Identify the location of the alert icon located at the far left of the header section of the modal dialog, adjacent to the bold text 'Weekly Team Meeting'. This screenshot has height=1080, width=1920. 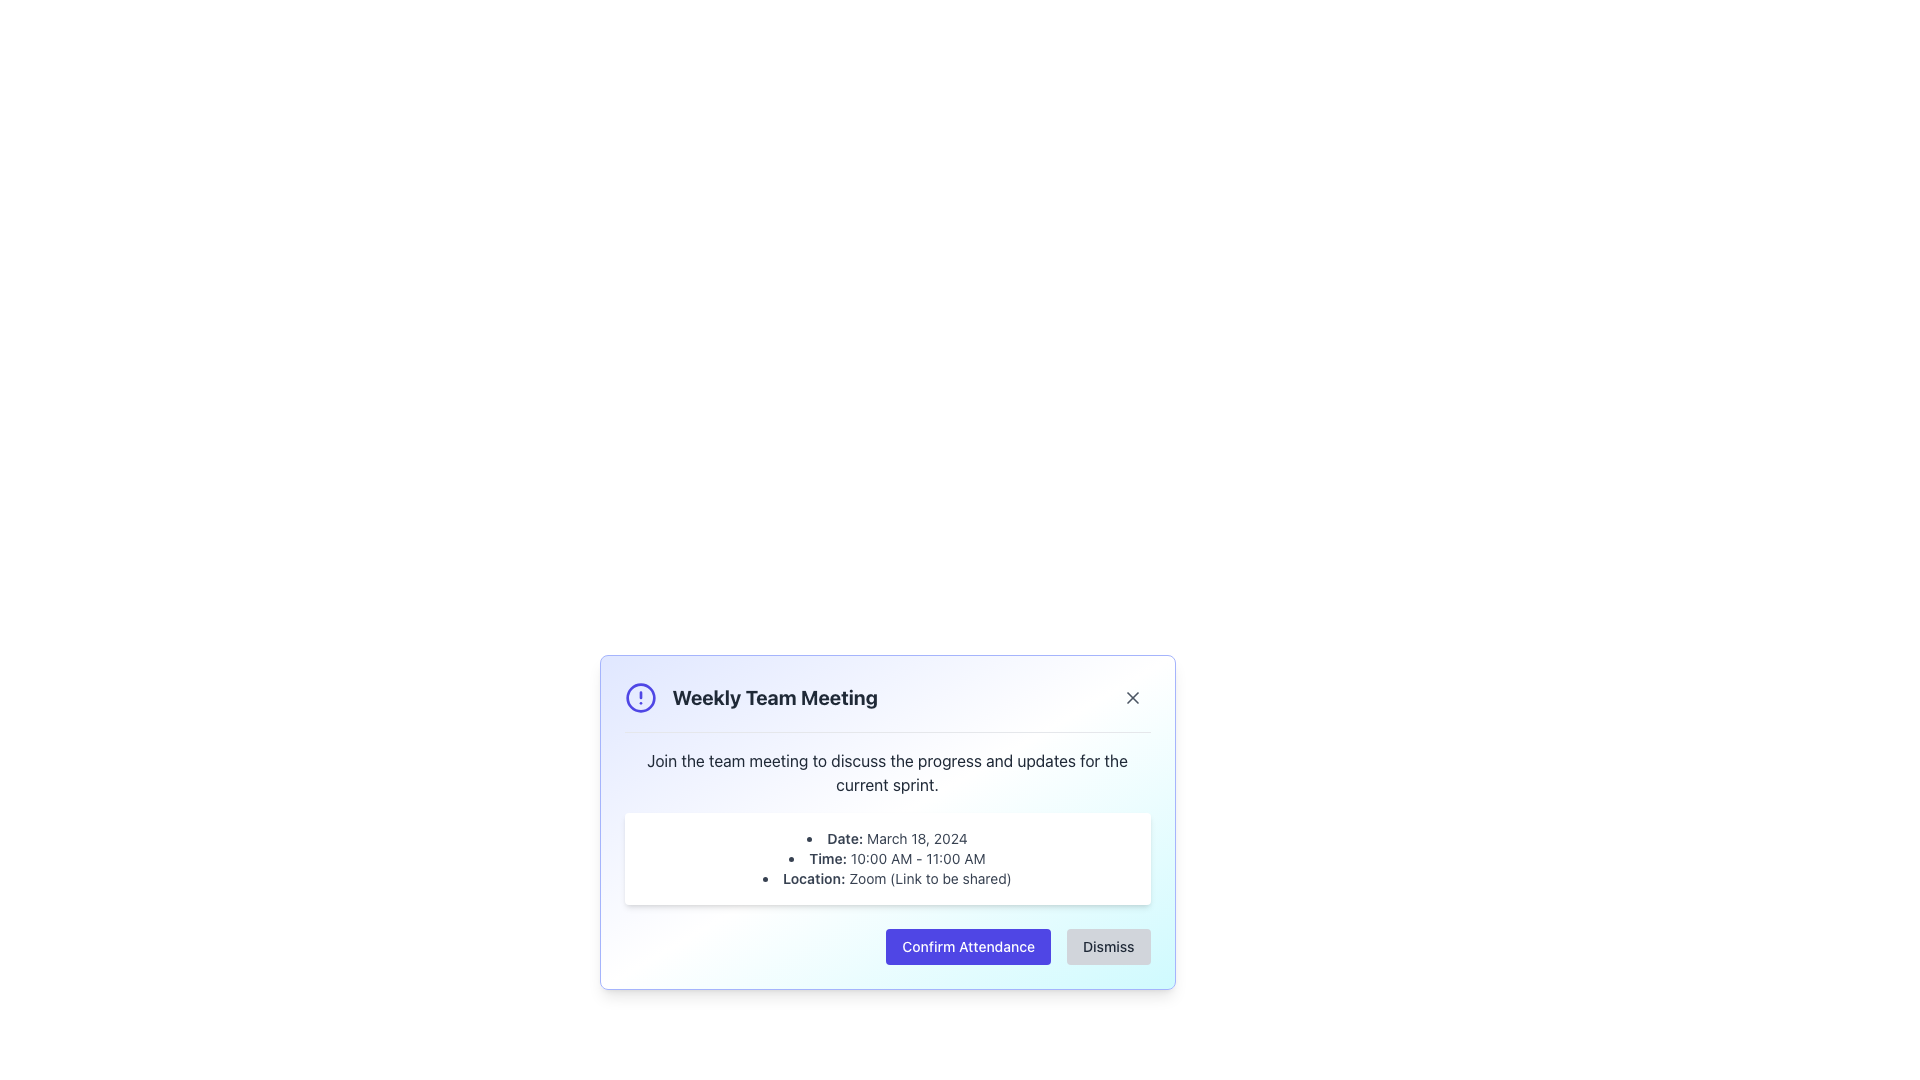
(640, 697).